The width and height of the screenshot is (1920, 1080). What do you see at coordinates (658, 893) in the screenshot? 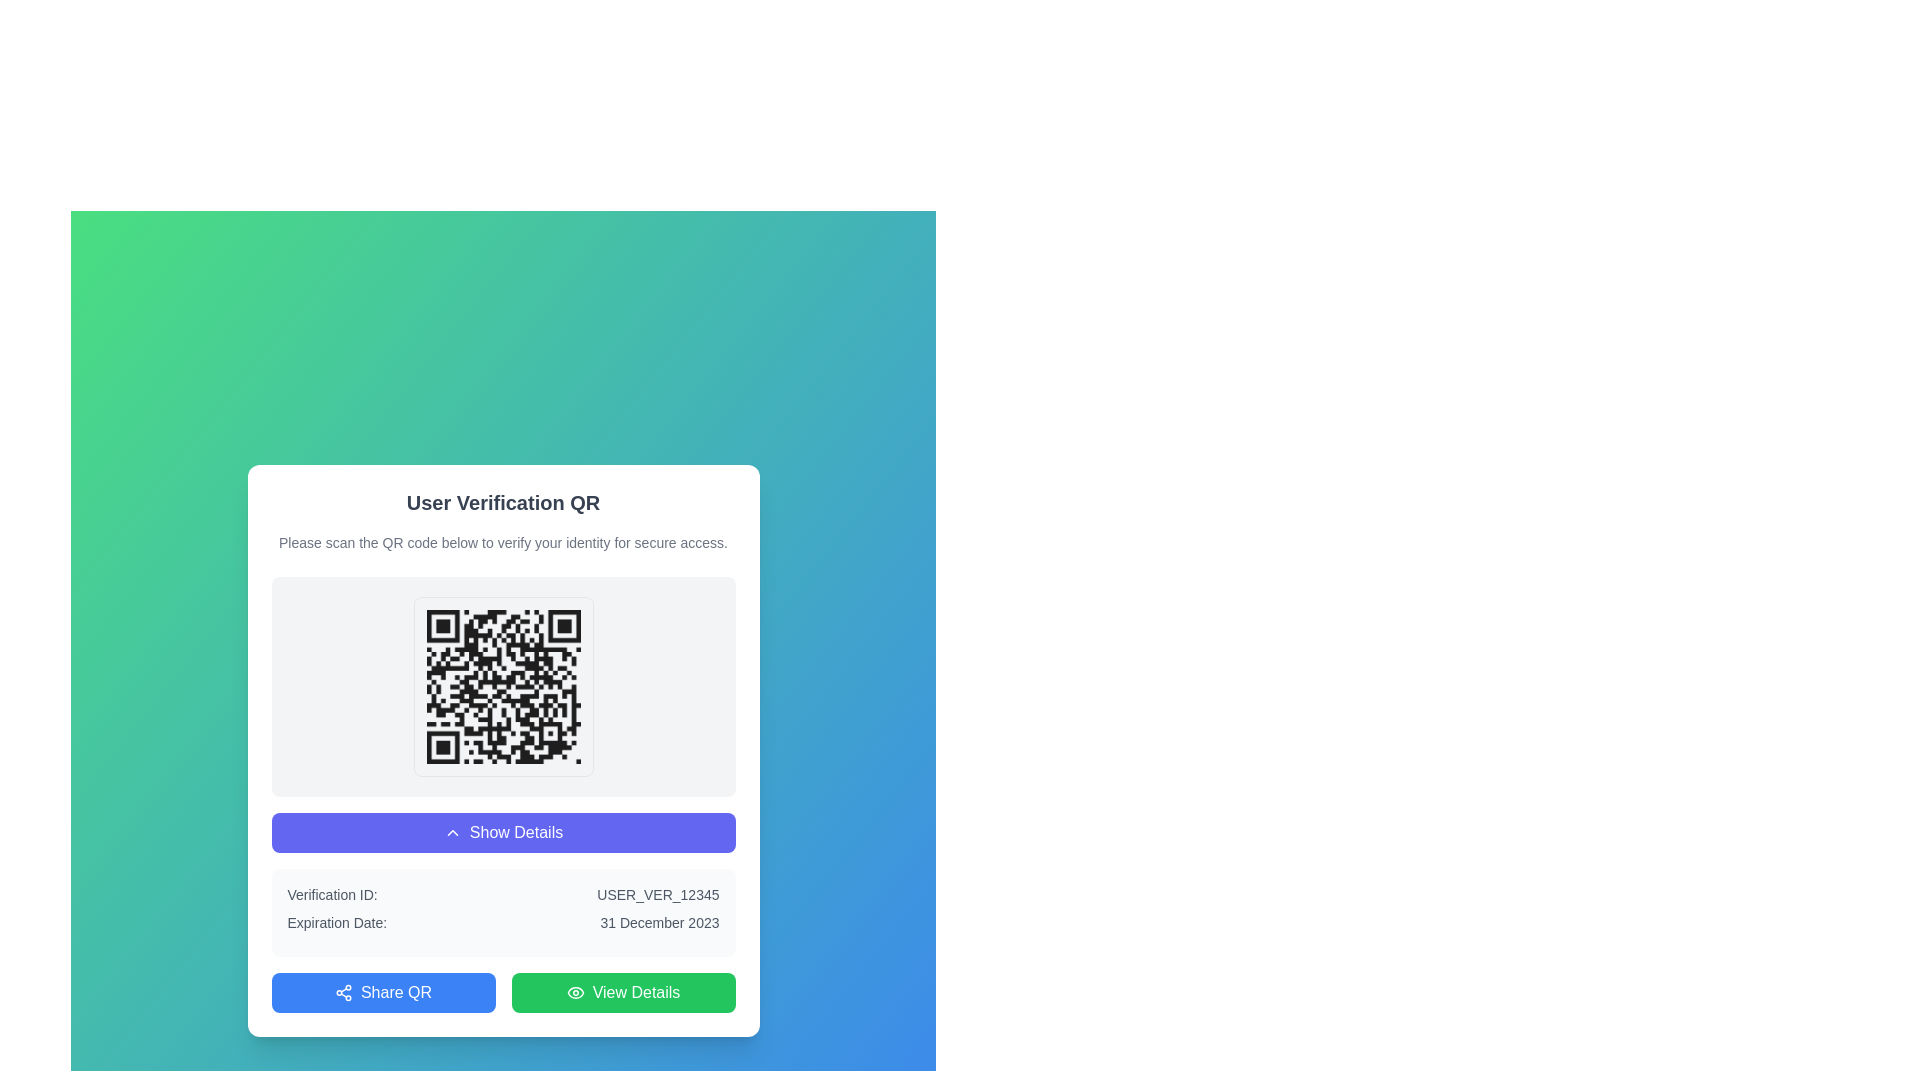
I see `display-only Text label showing the user's verification ID, located below the QR code and the 'Show Details' button, following the label 'Verification ID:'` at bounding box center [658, 893].